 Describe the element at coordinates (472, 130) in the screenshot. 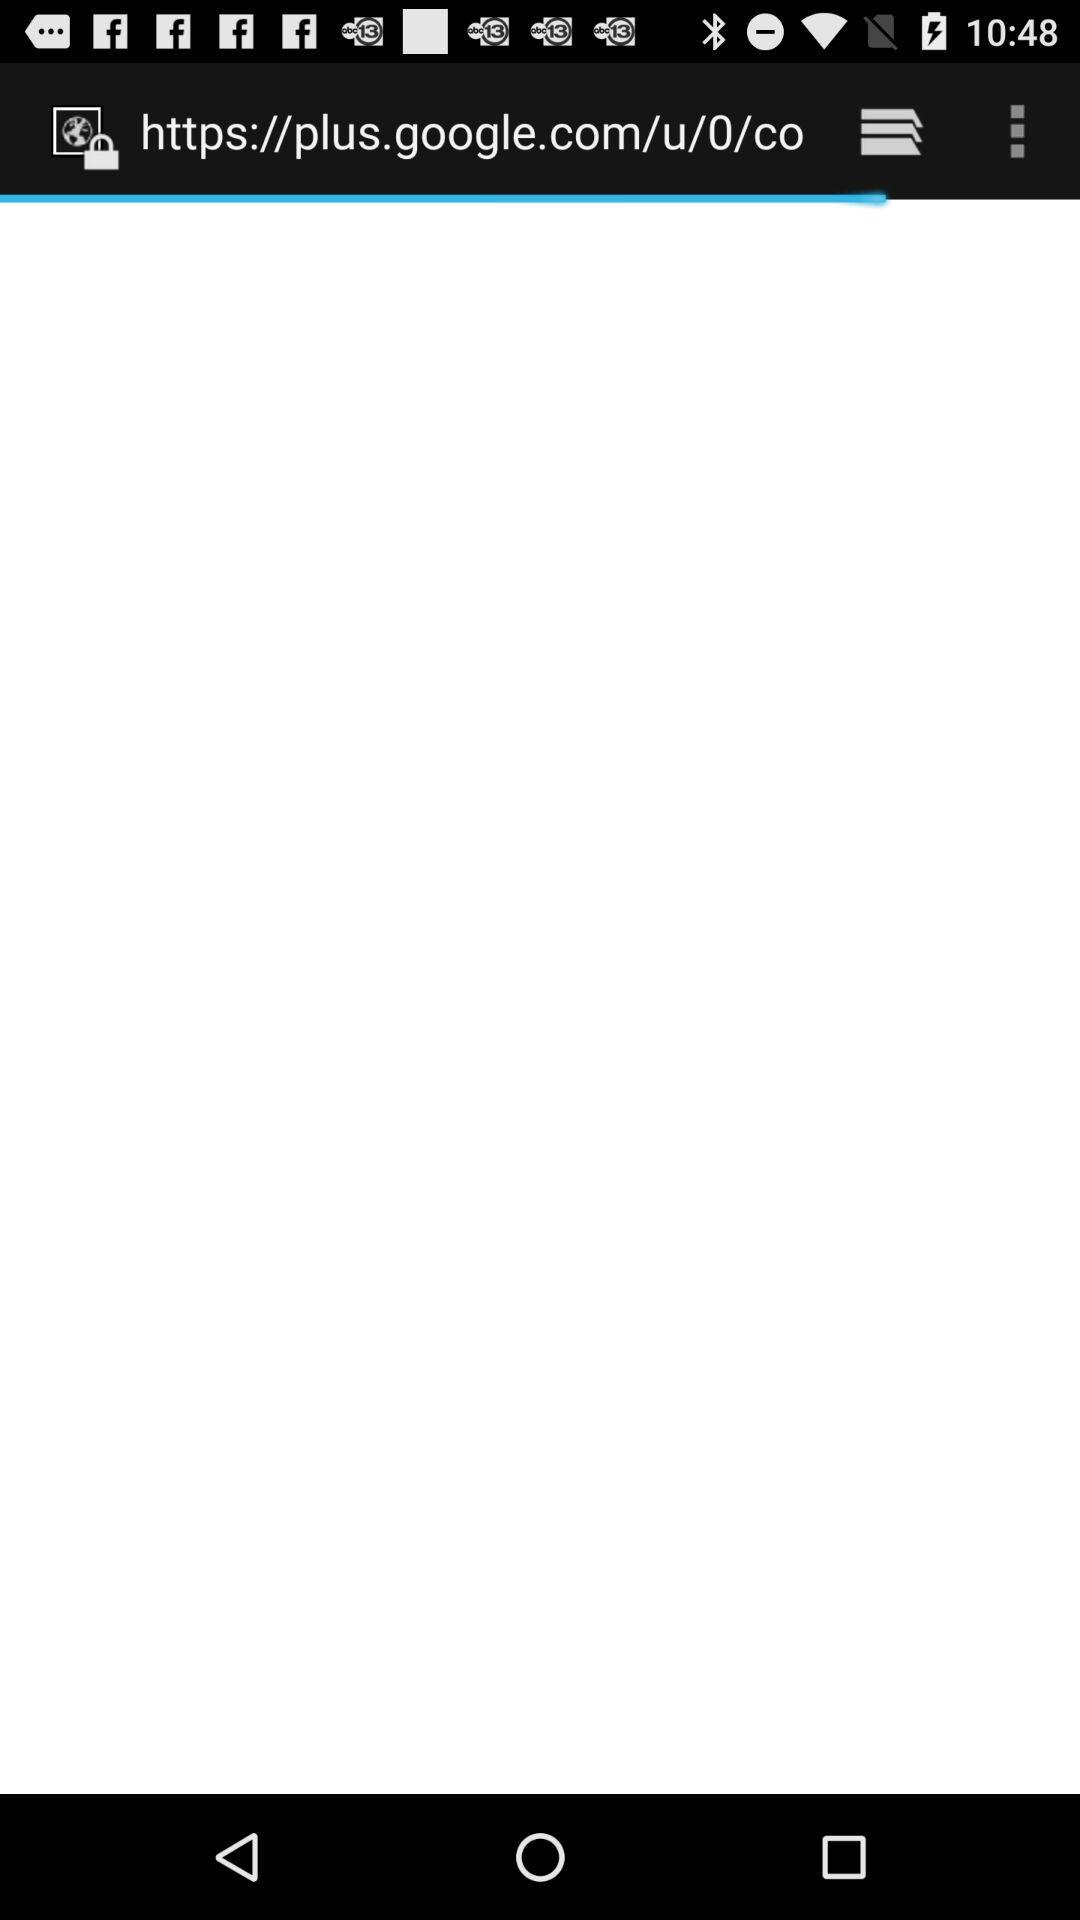

I see `the https plus google at the top` at that location.